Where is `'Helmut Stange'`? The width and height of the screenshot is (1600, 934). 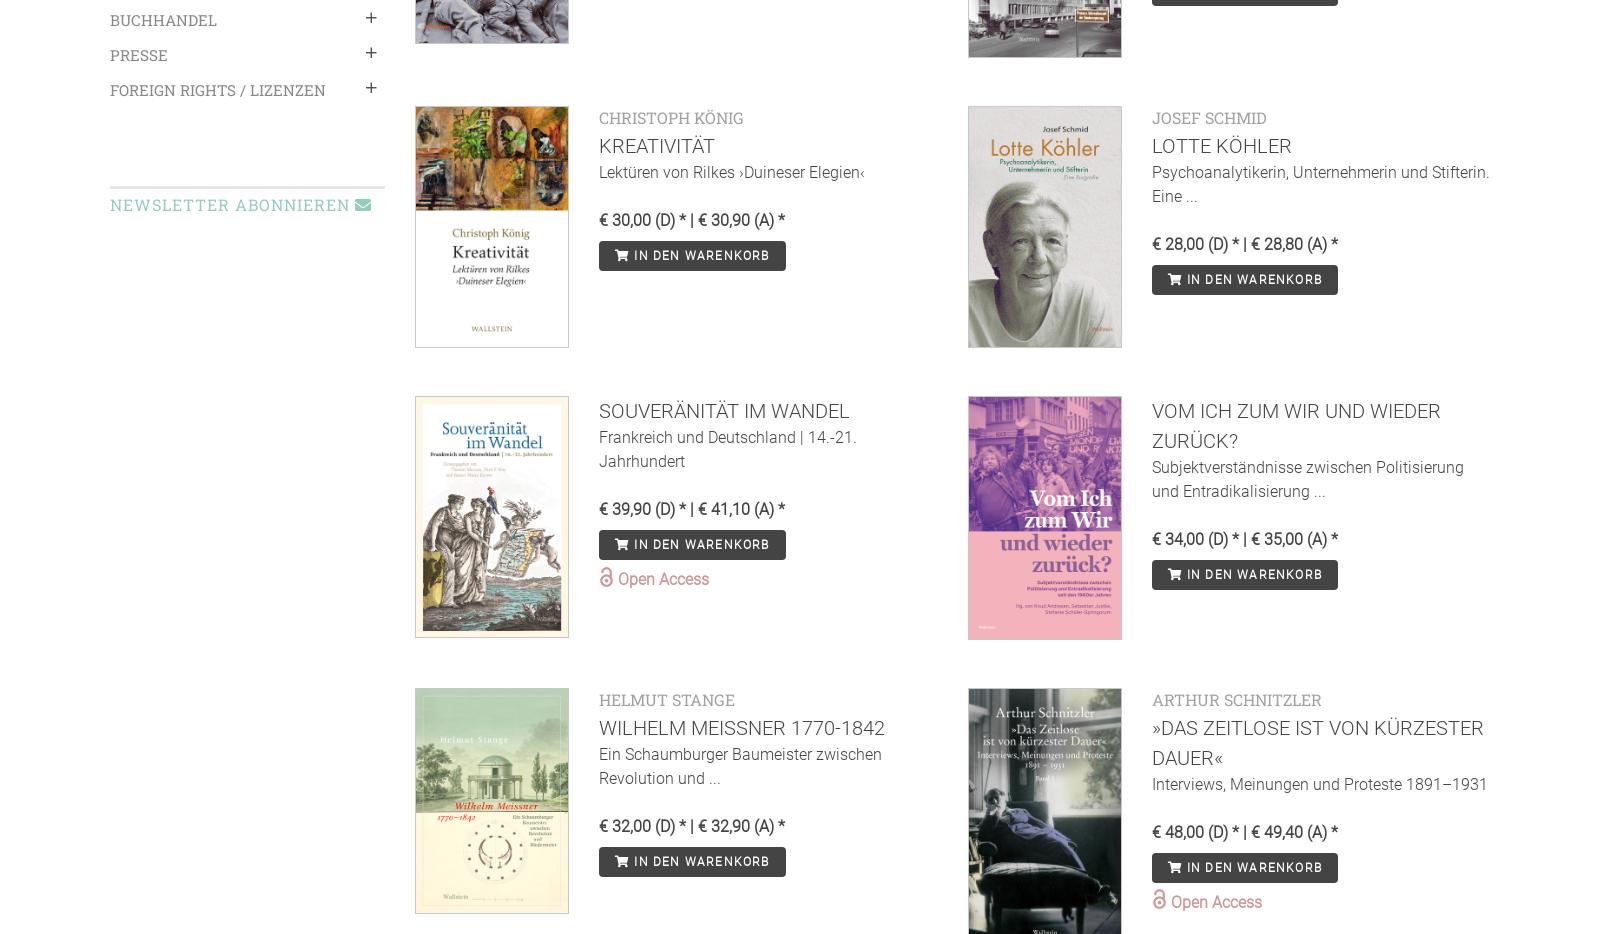
'Helmut Stange' is located at coordinates (667, 697).